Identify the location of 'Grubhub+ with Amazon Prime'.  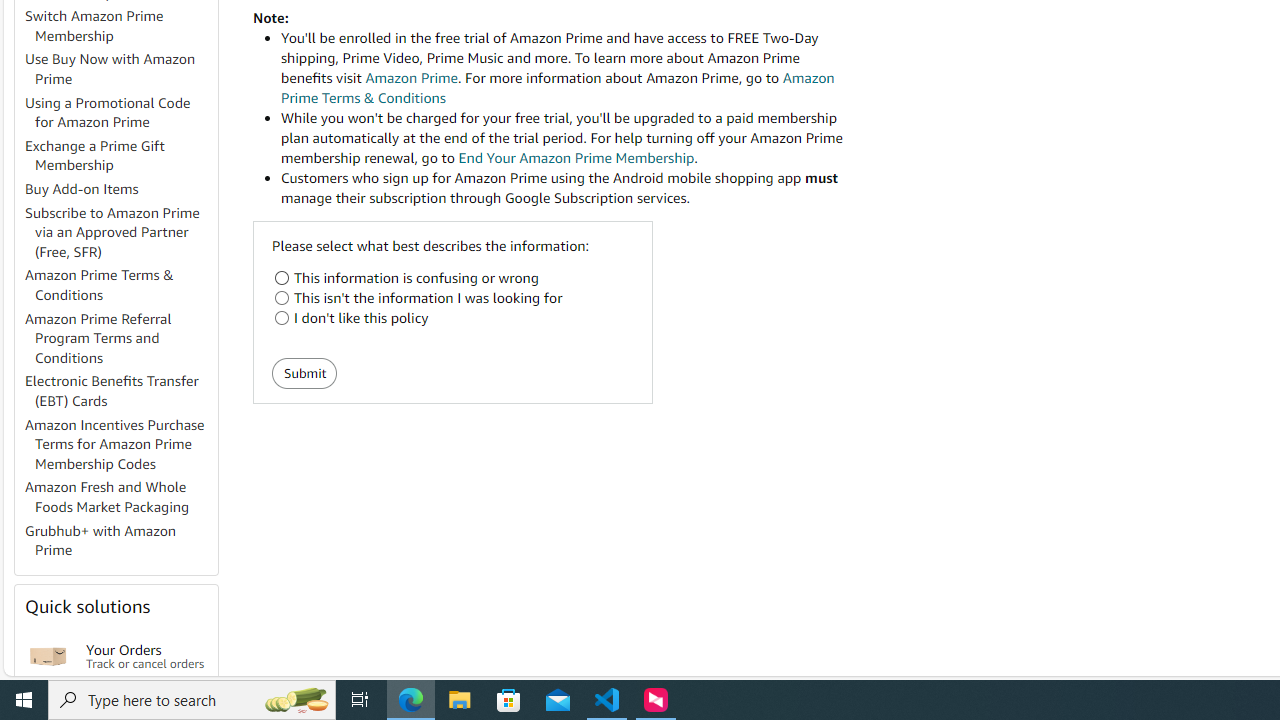
(119, 541).